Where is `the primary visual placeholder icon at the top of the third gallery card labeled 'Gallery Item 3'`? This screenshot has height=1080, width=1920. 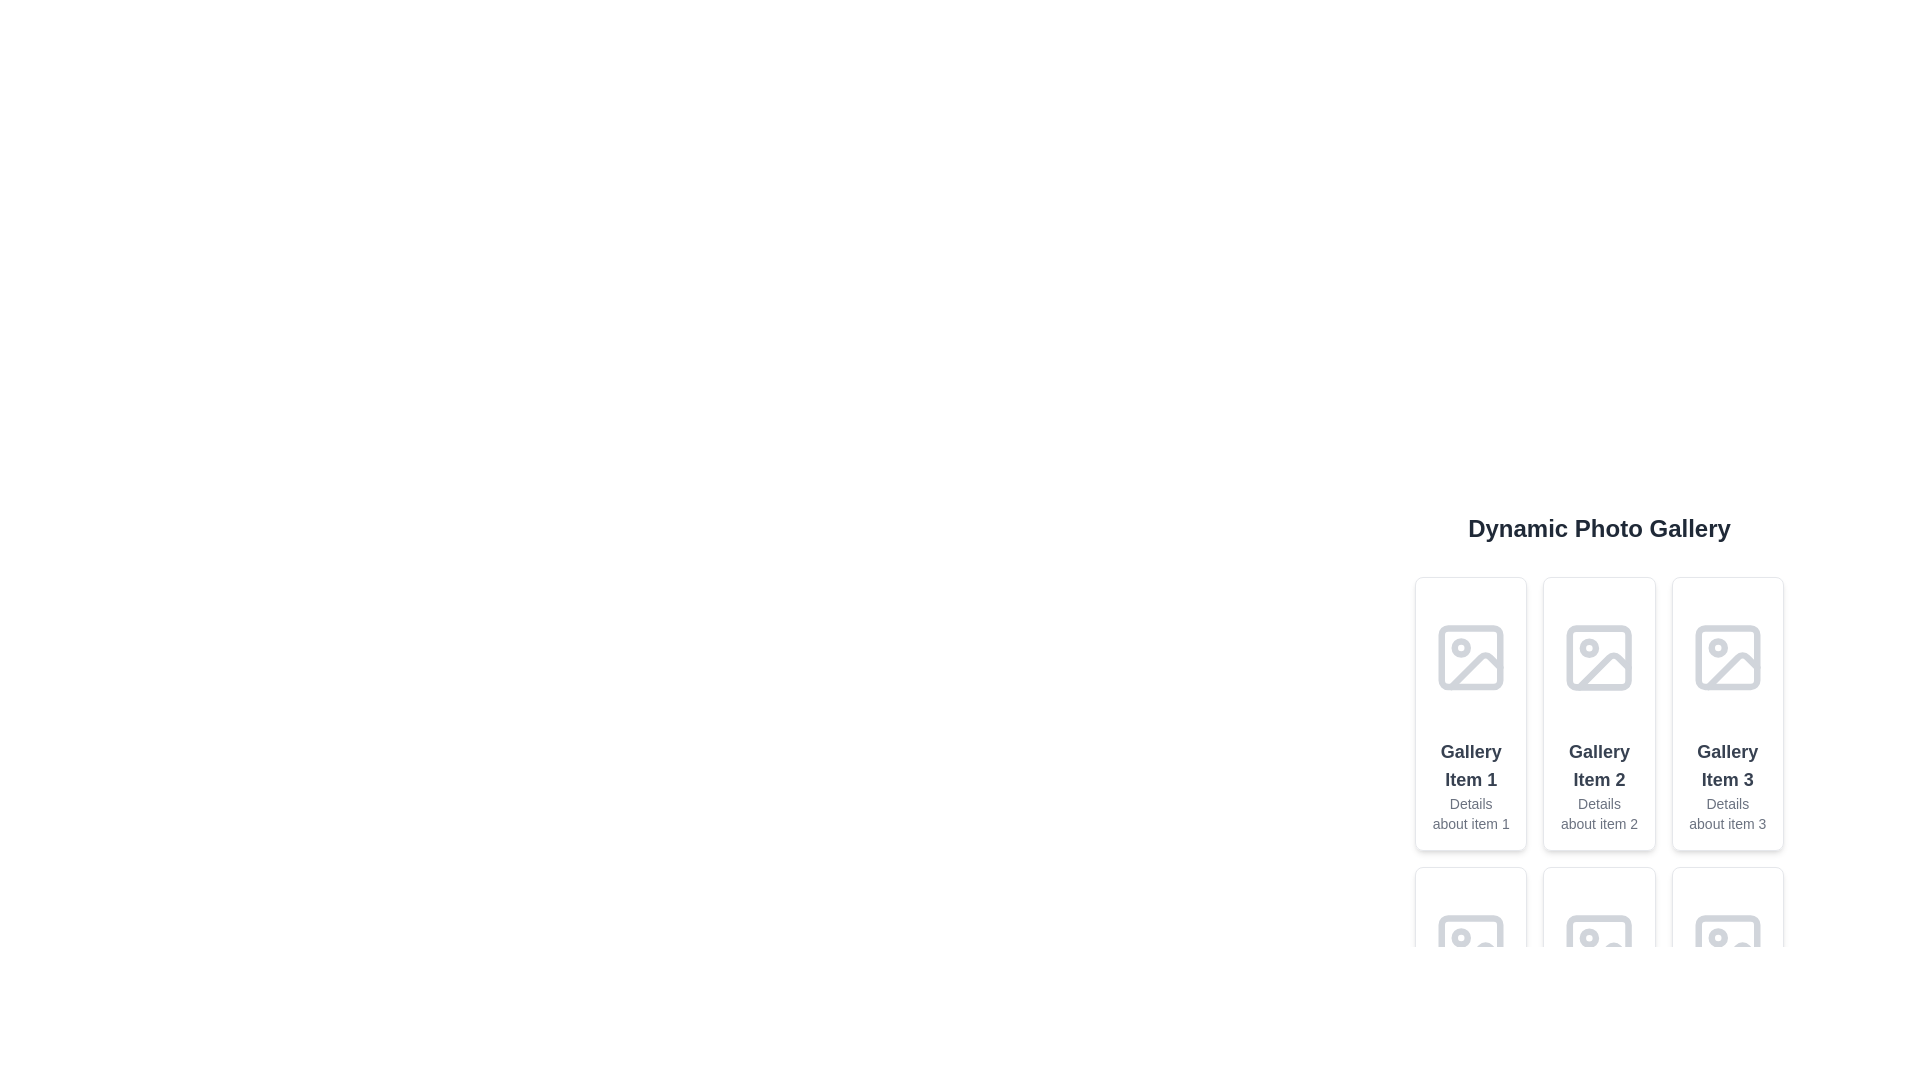 the primary visual placeholder icon at the top of the third gallery card labeled 'Gallery Item 3' is located at coordinates (1726, 658).